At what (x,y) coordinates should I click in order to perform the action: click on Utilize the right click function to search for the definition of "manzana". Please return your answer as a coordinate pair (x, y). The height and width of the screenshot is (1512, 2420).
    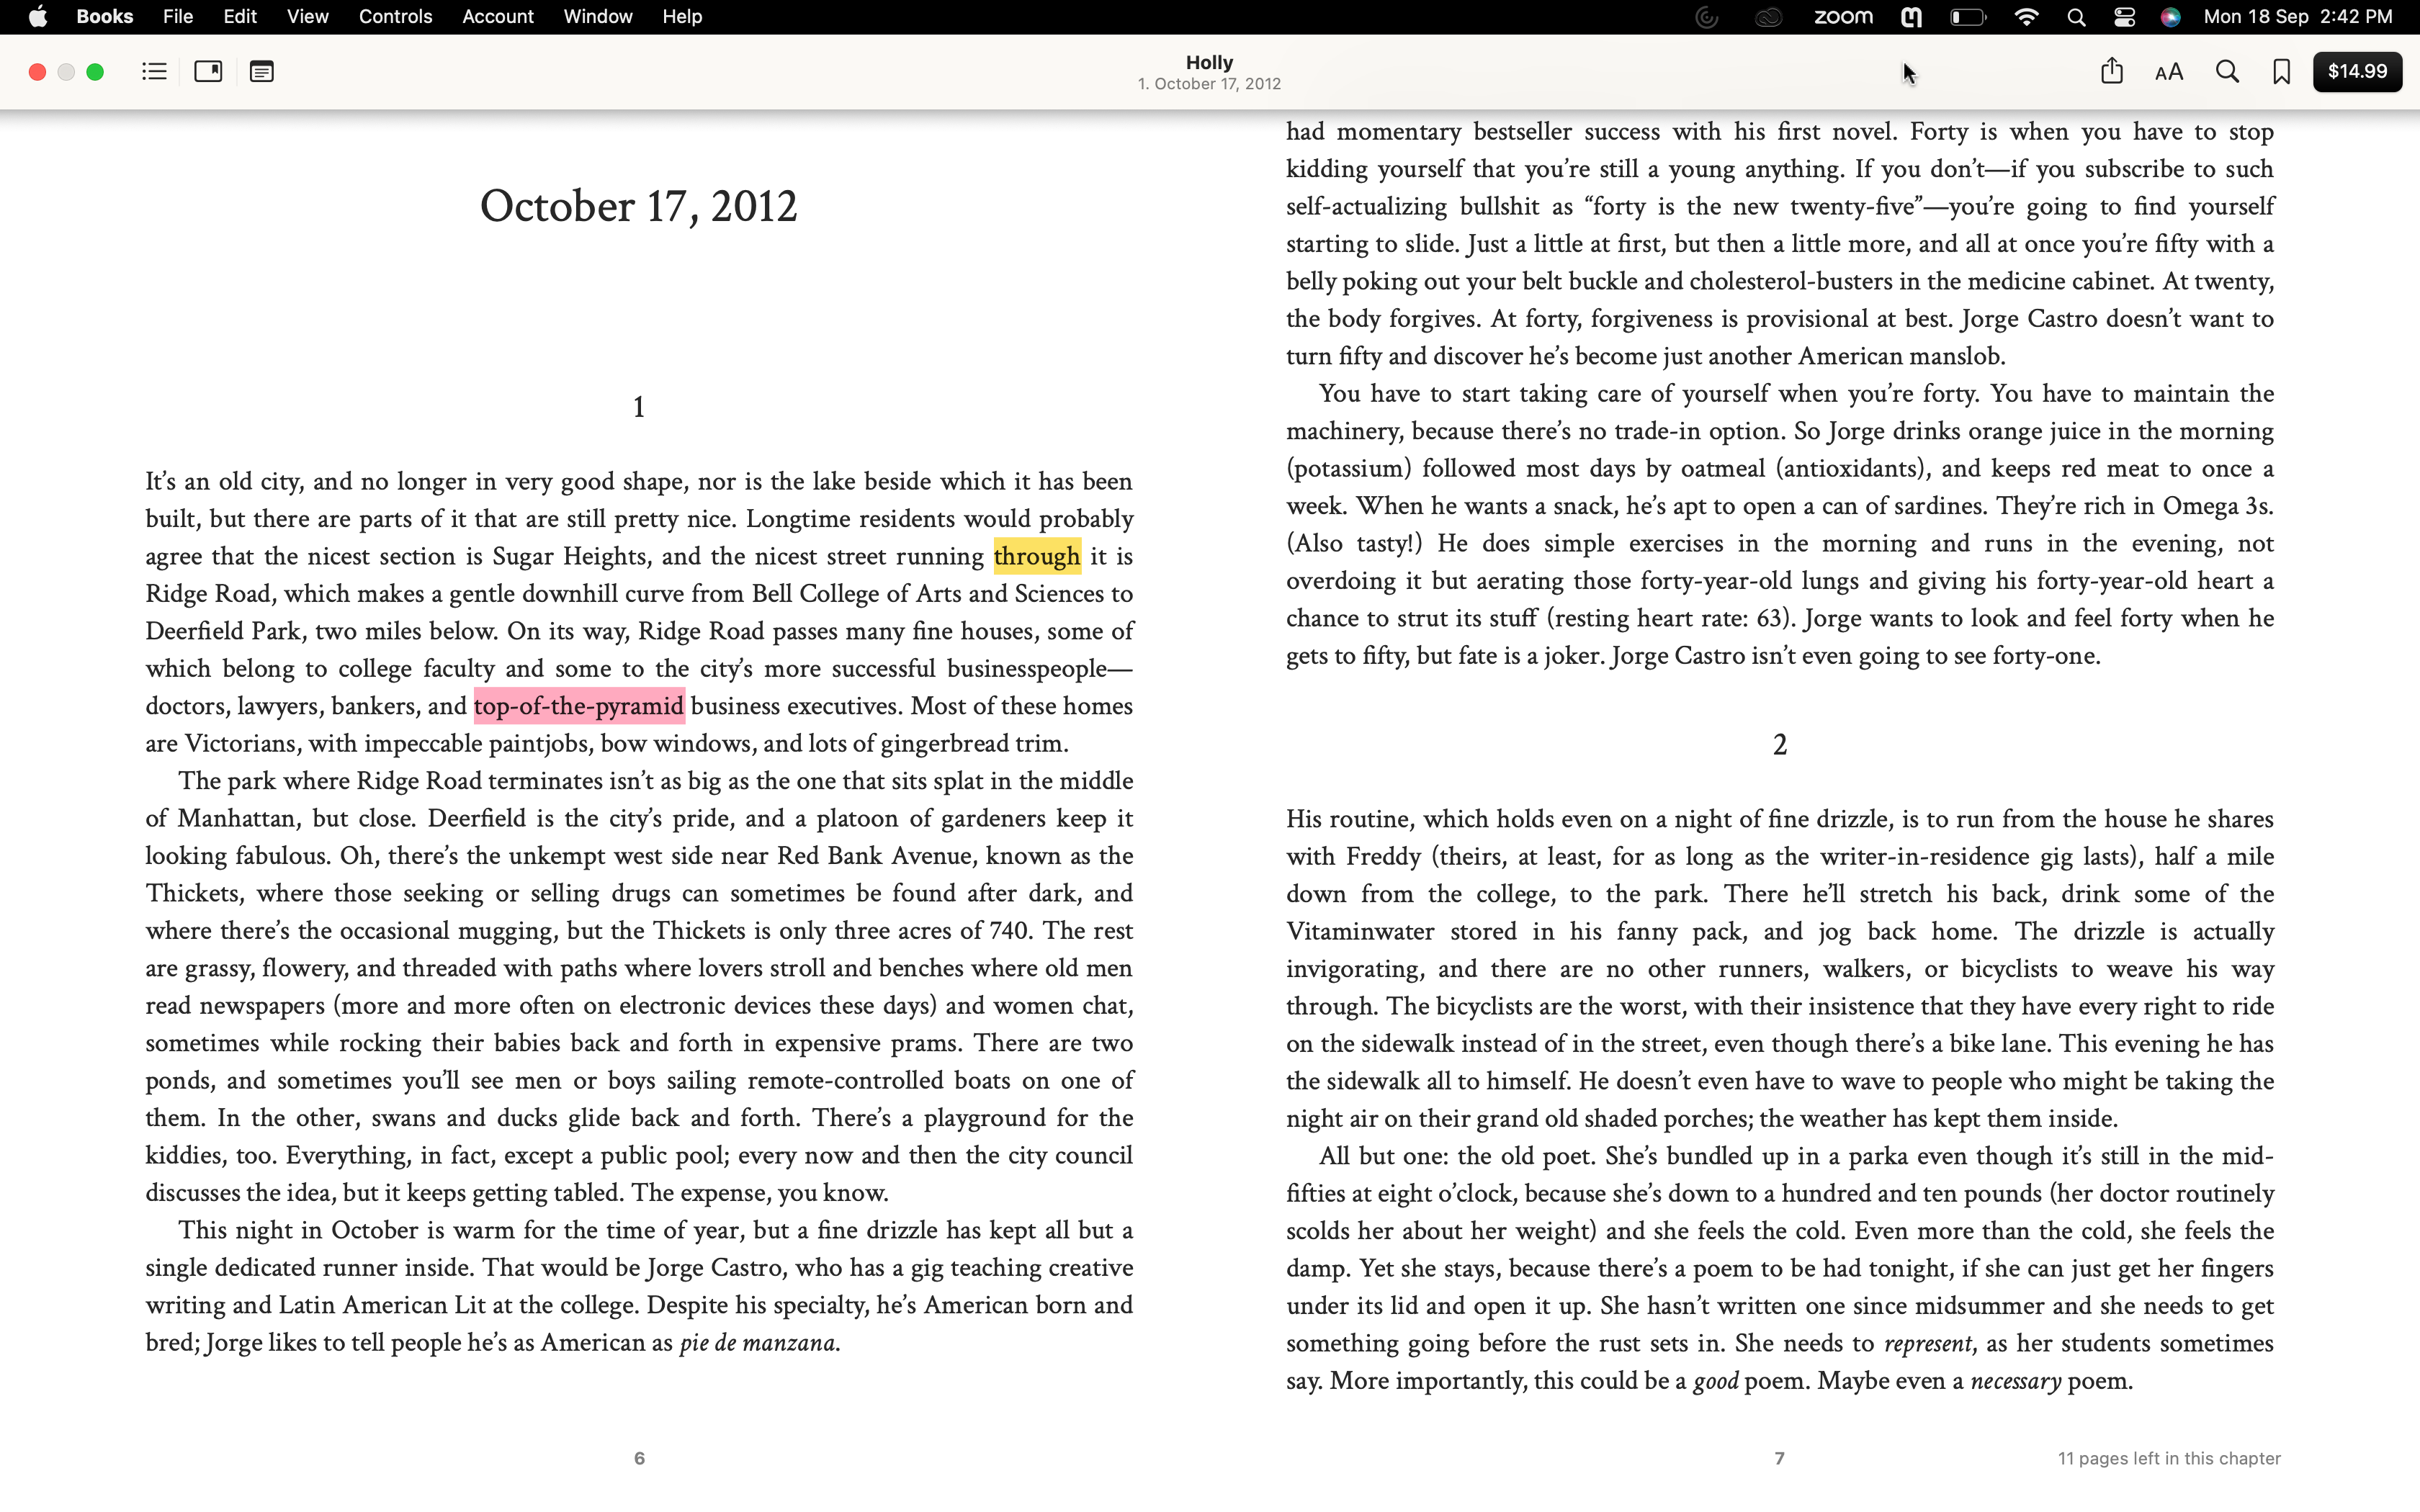
    Looking at the image, I should click on (830, 1342).